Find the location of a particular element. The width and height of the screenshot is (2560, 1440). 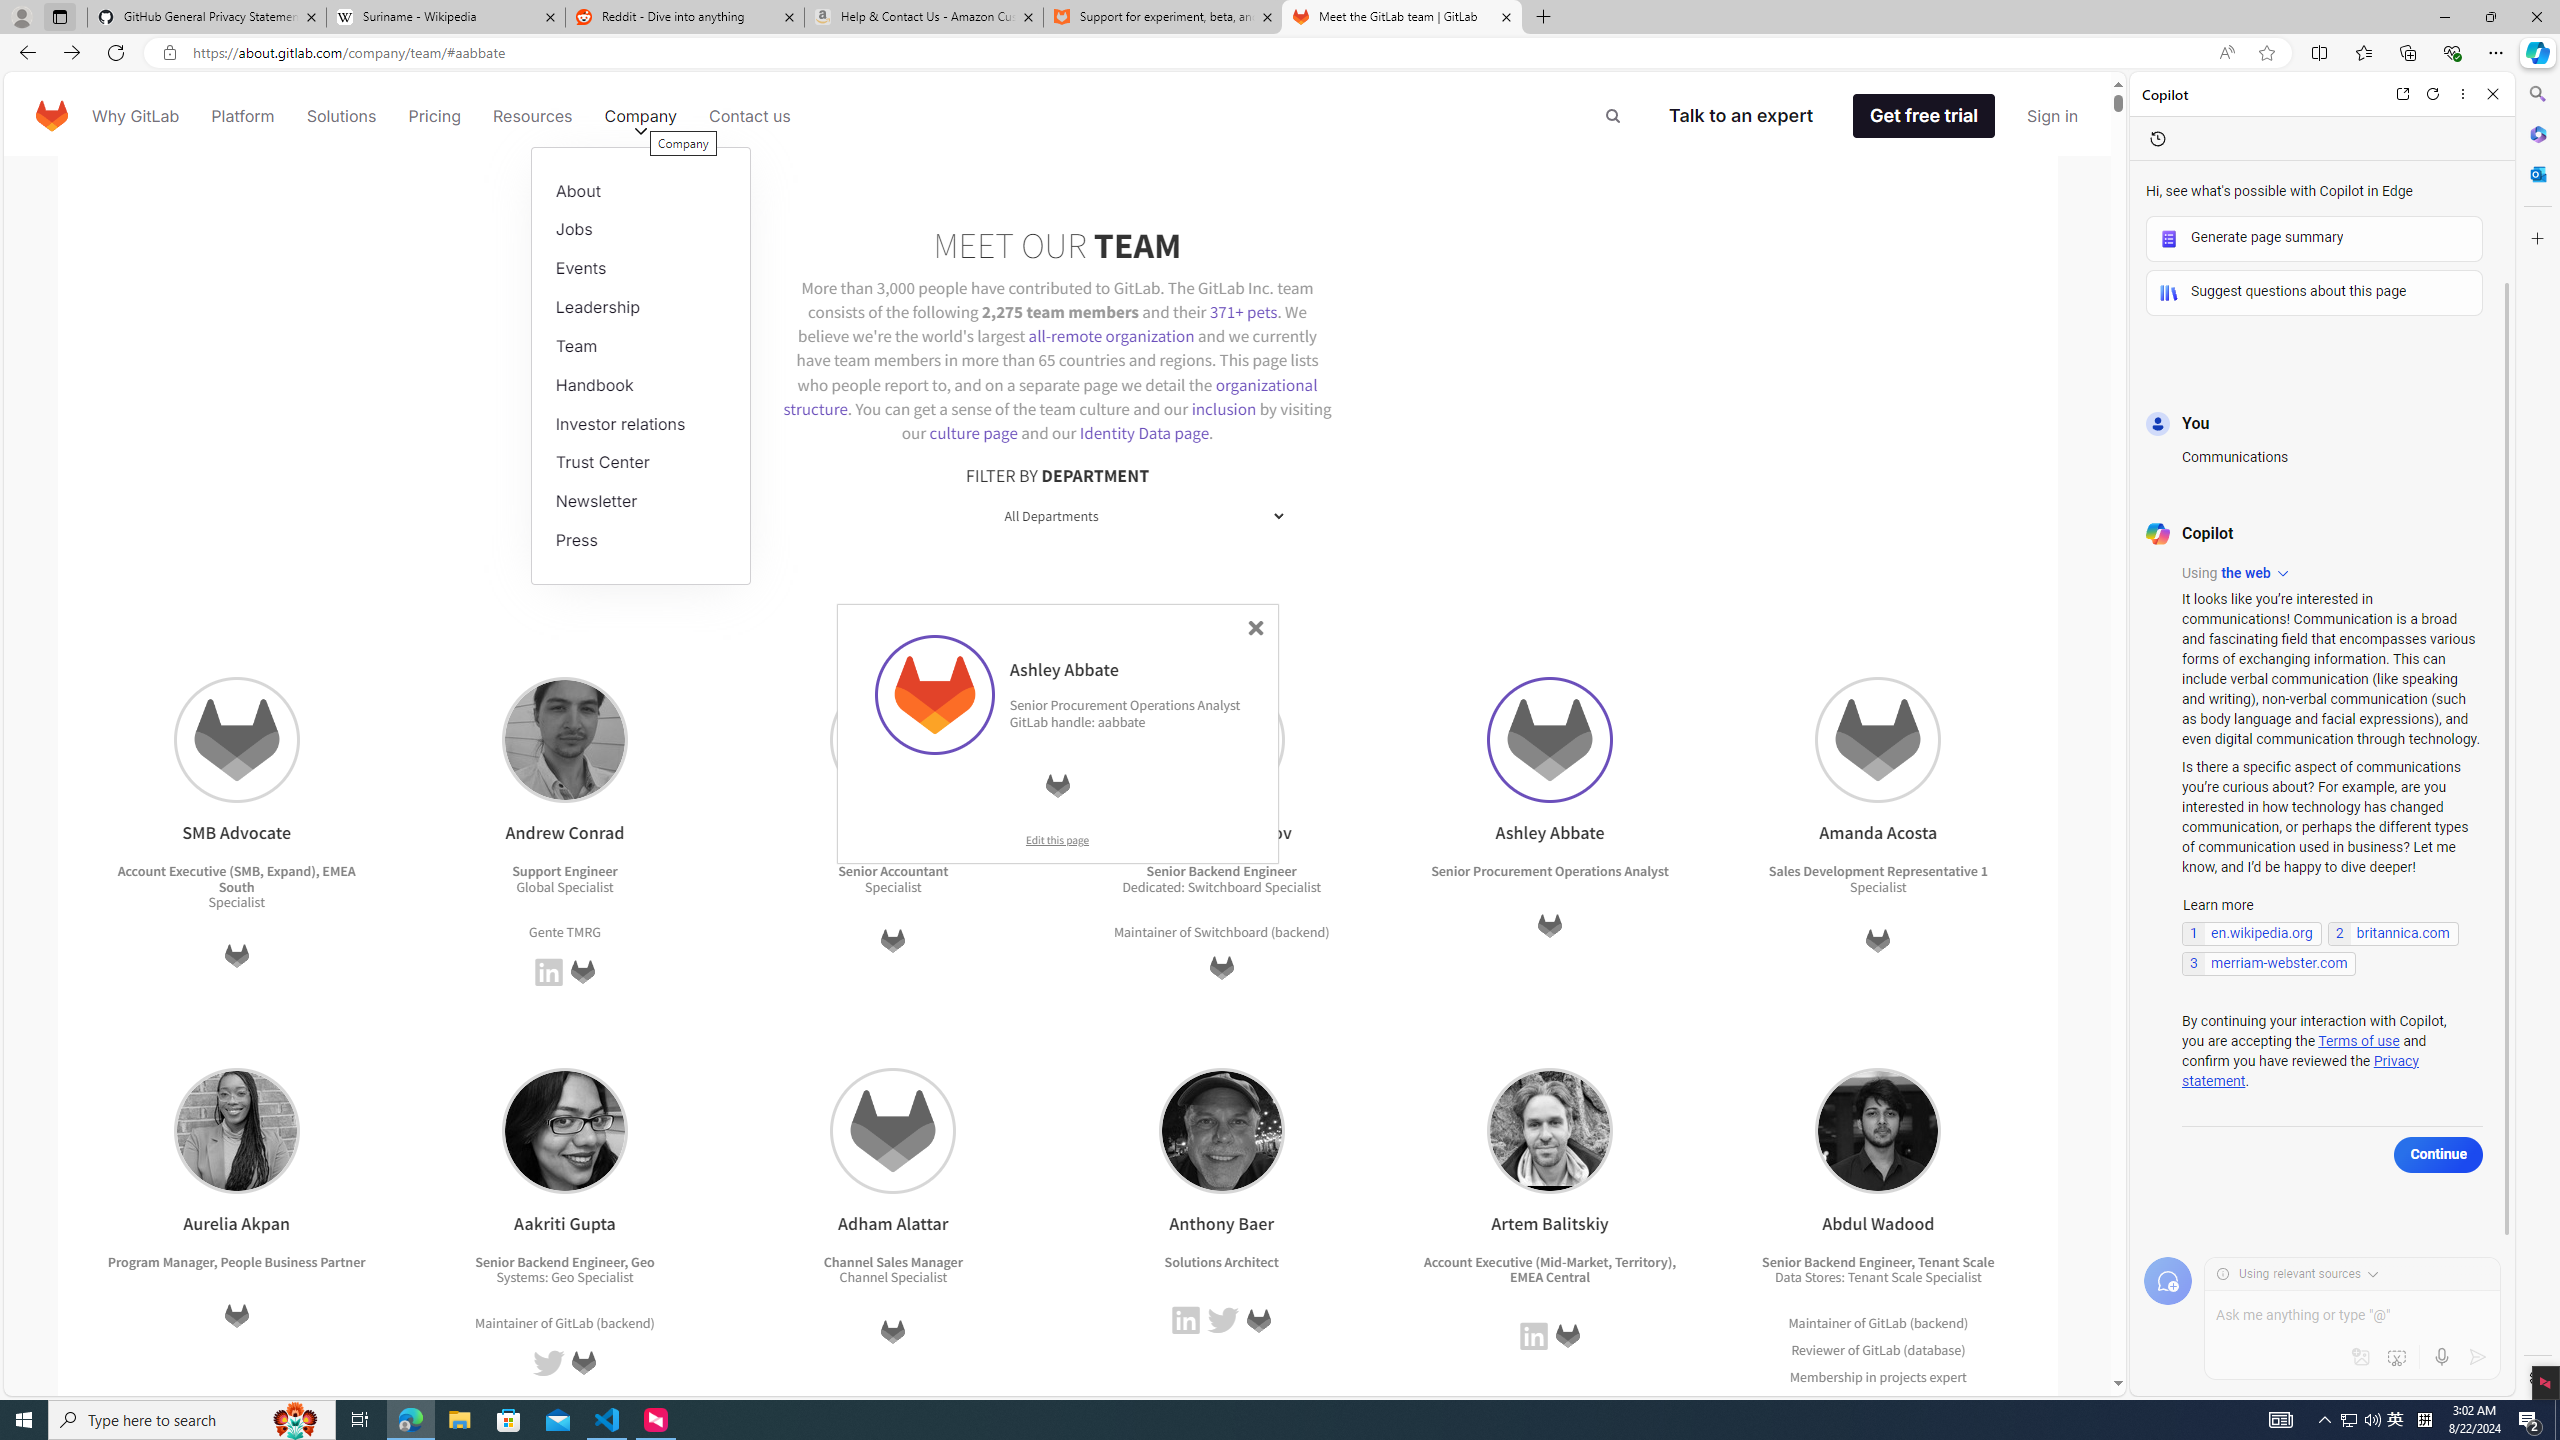

'organizational structure' is located at coordinates (1049, 395).